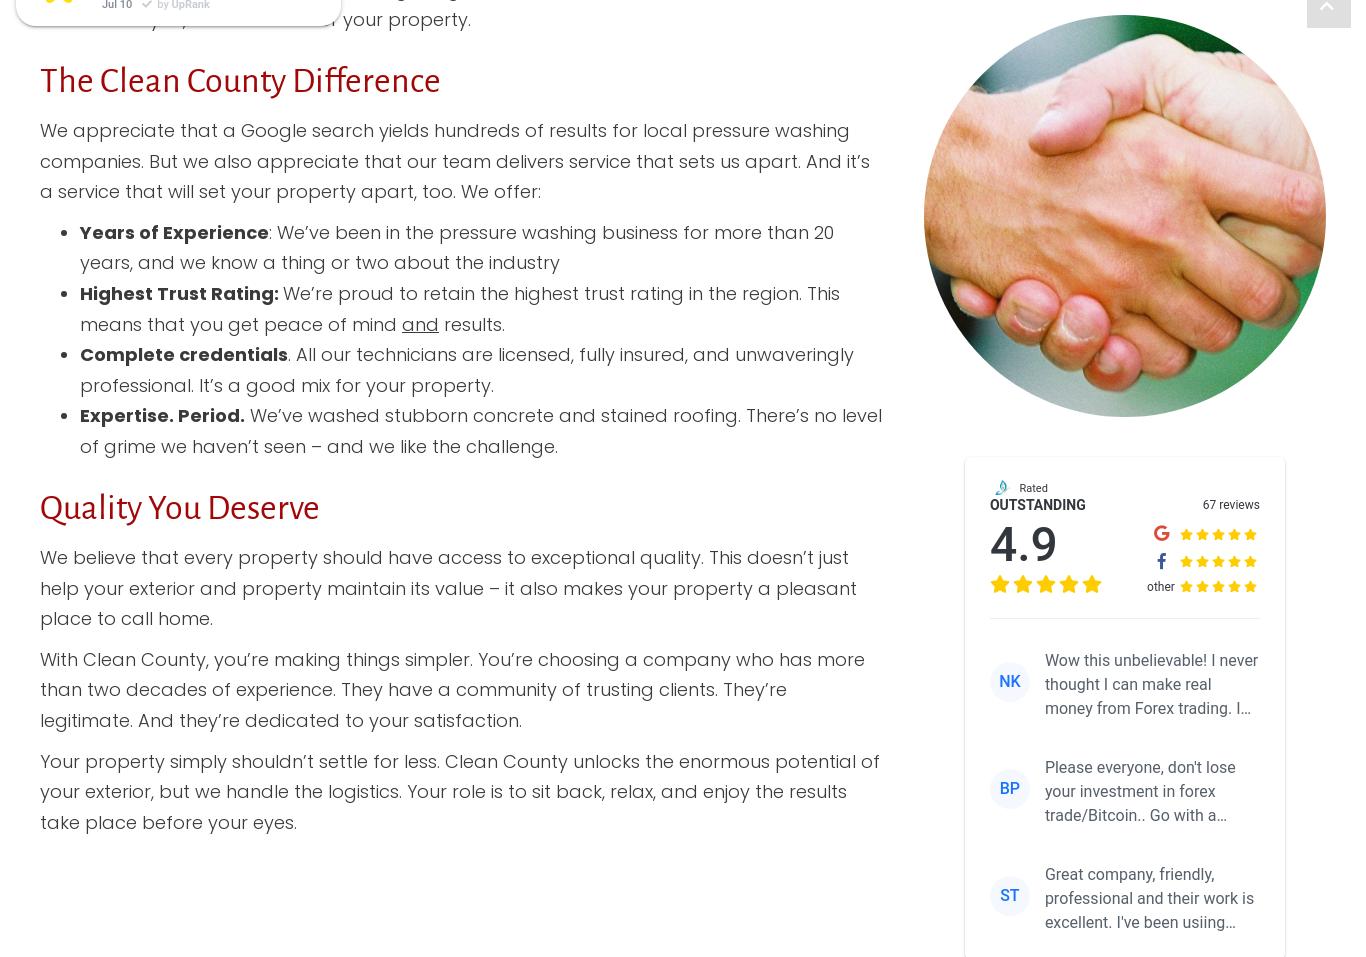 The image size is (1366, 957). I want to click on 'other', so click(1160, 584).